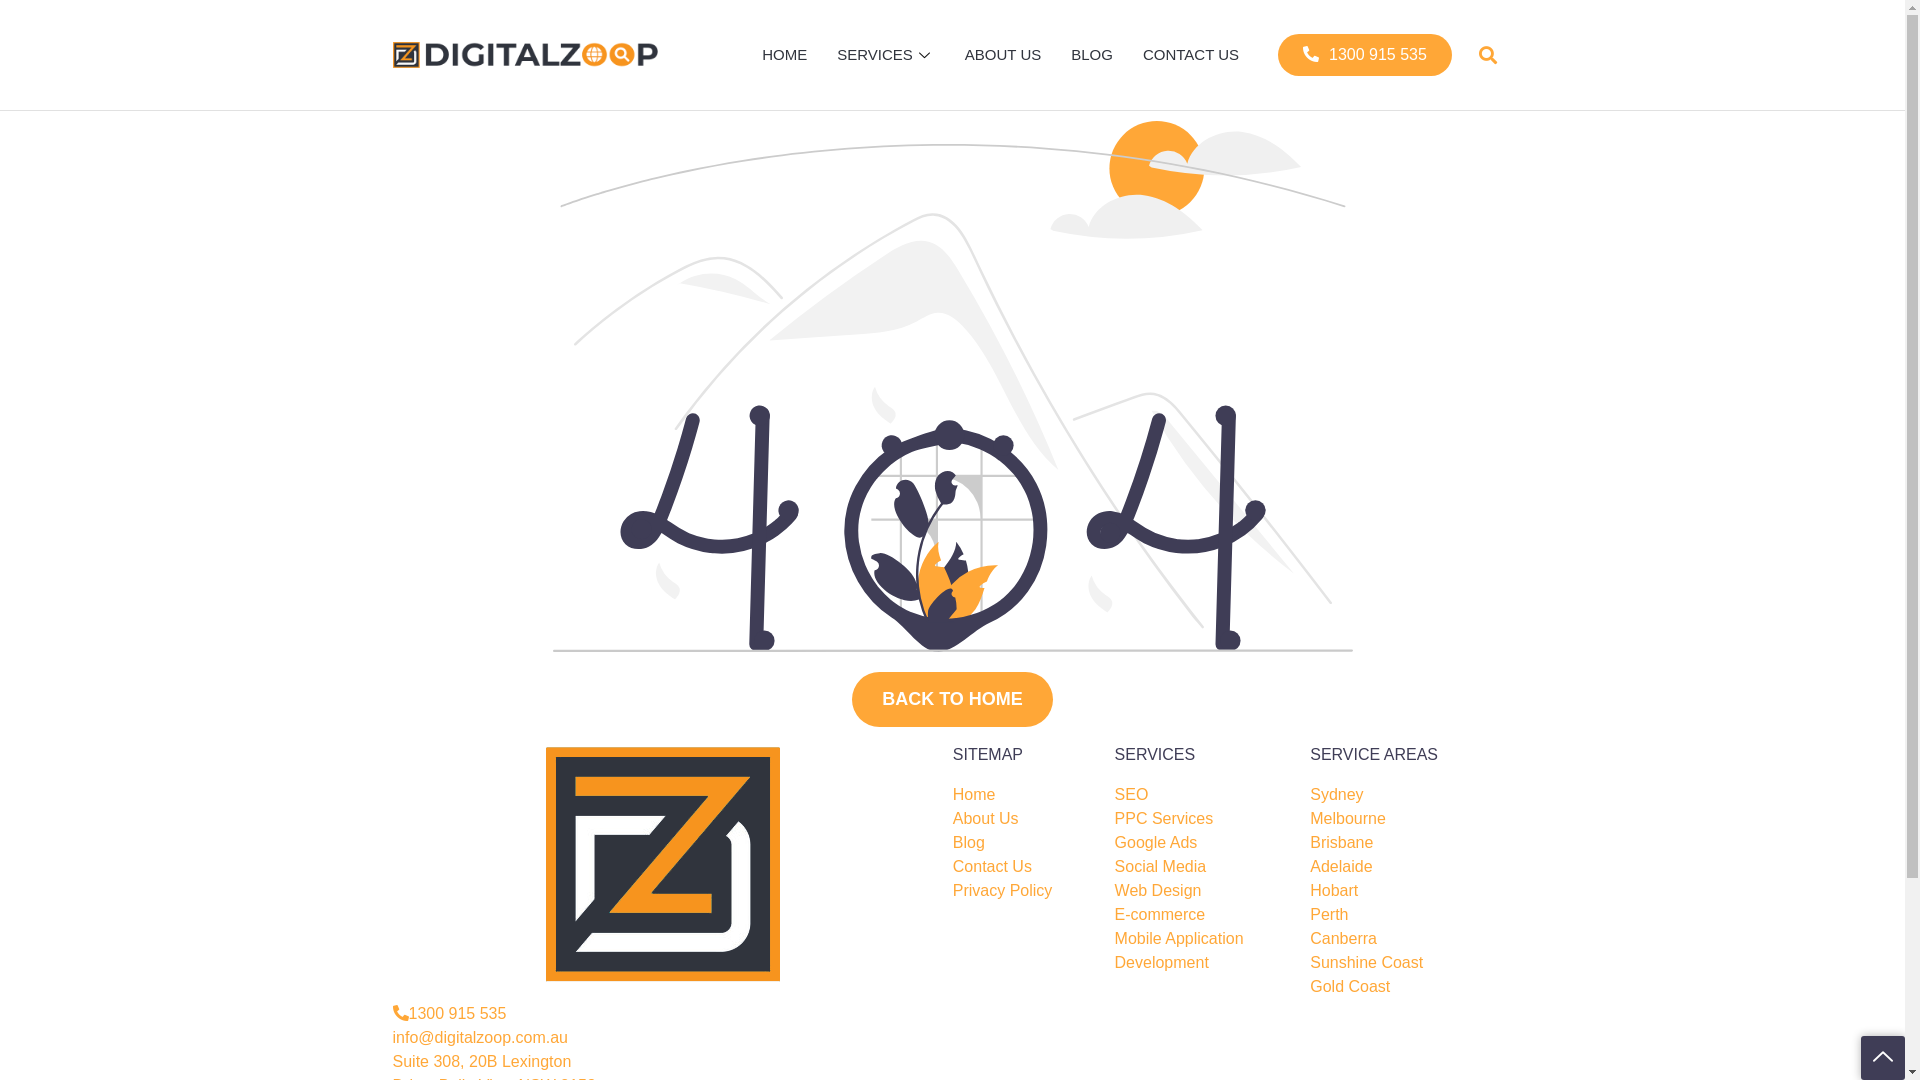 This screenshot has height=1080, width=1920. I want to click on 'Sydney', so click(1336, 793).